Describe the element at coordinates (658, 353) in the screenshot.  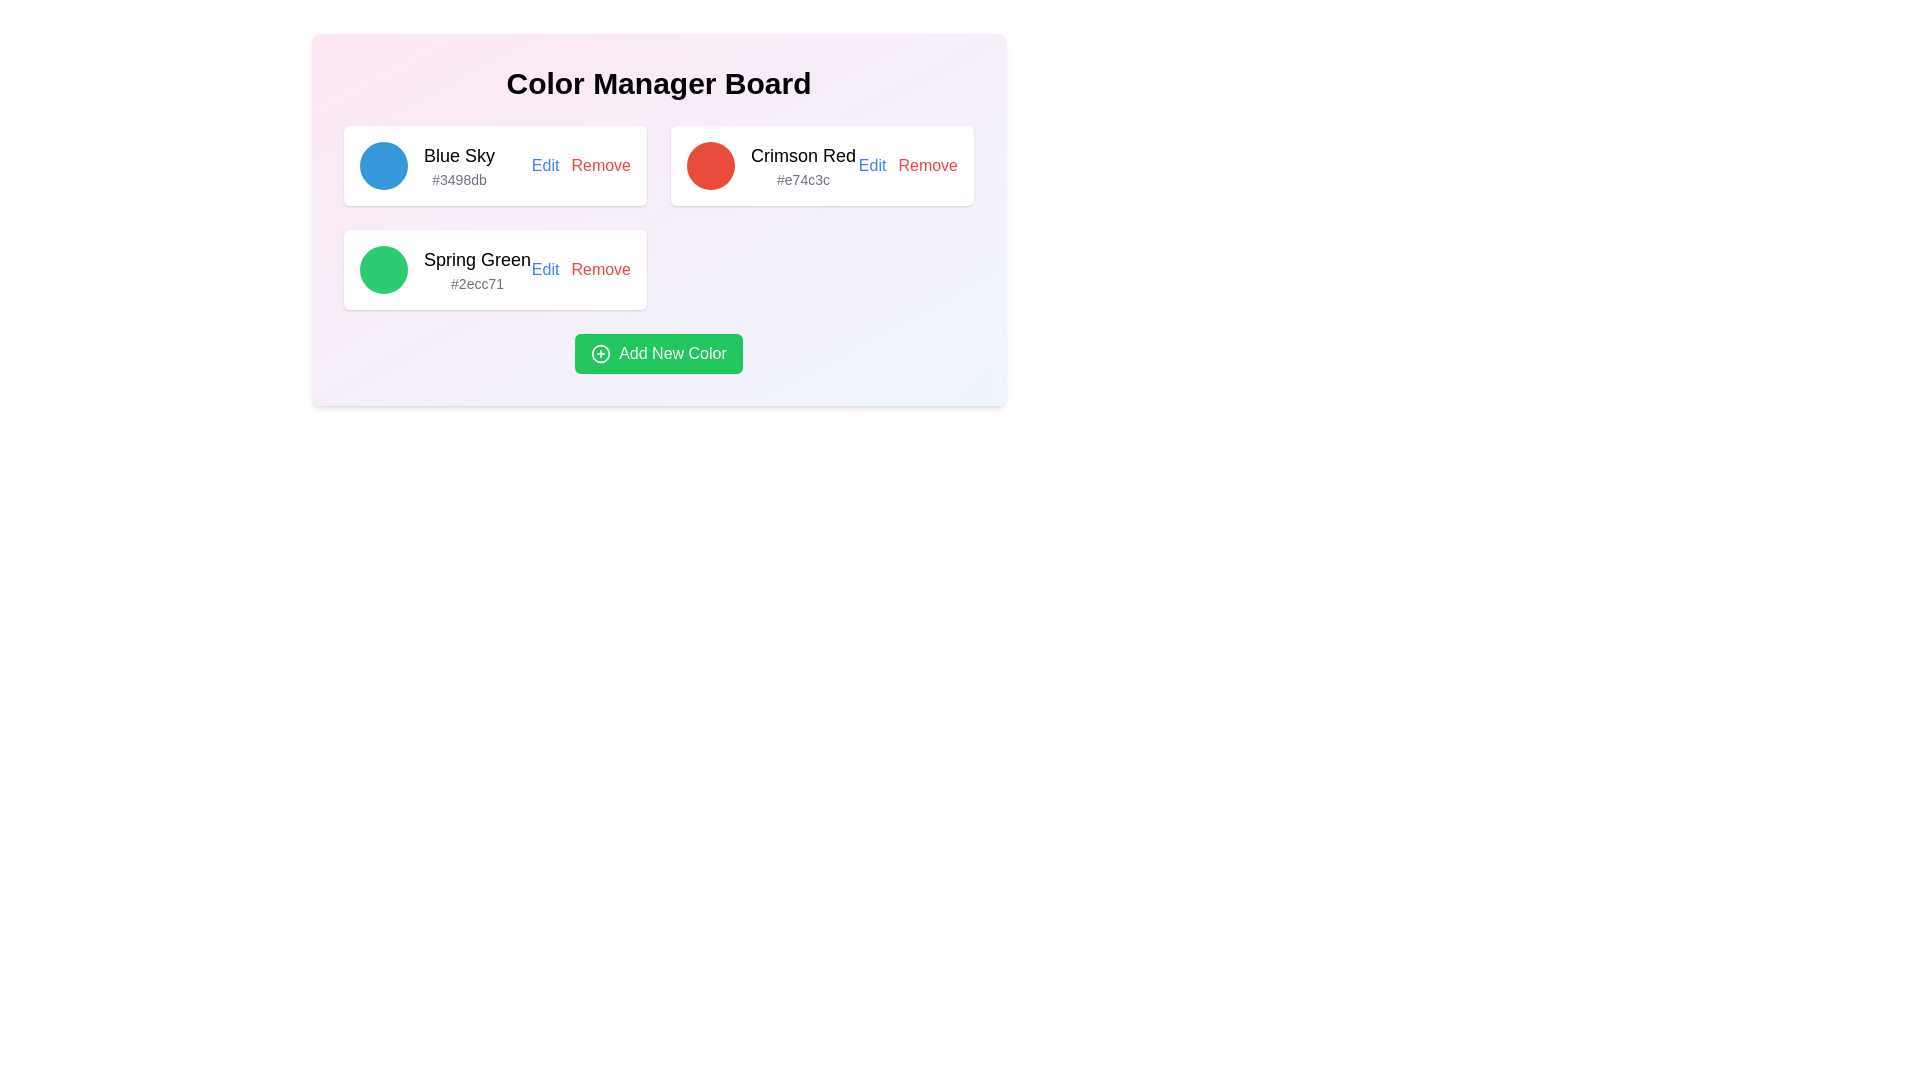
I see `the distinct green button labeled 'Add New Color' with a white plus icon` at that location.